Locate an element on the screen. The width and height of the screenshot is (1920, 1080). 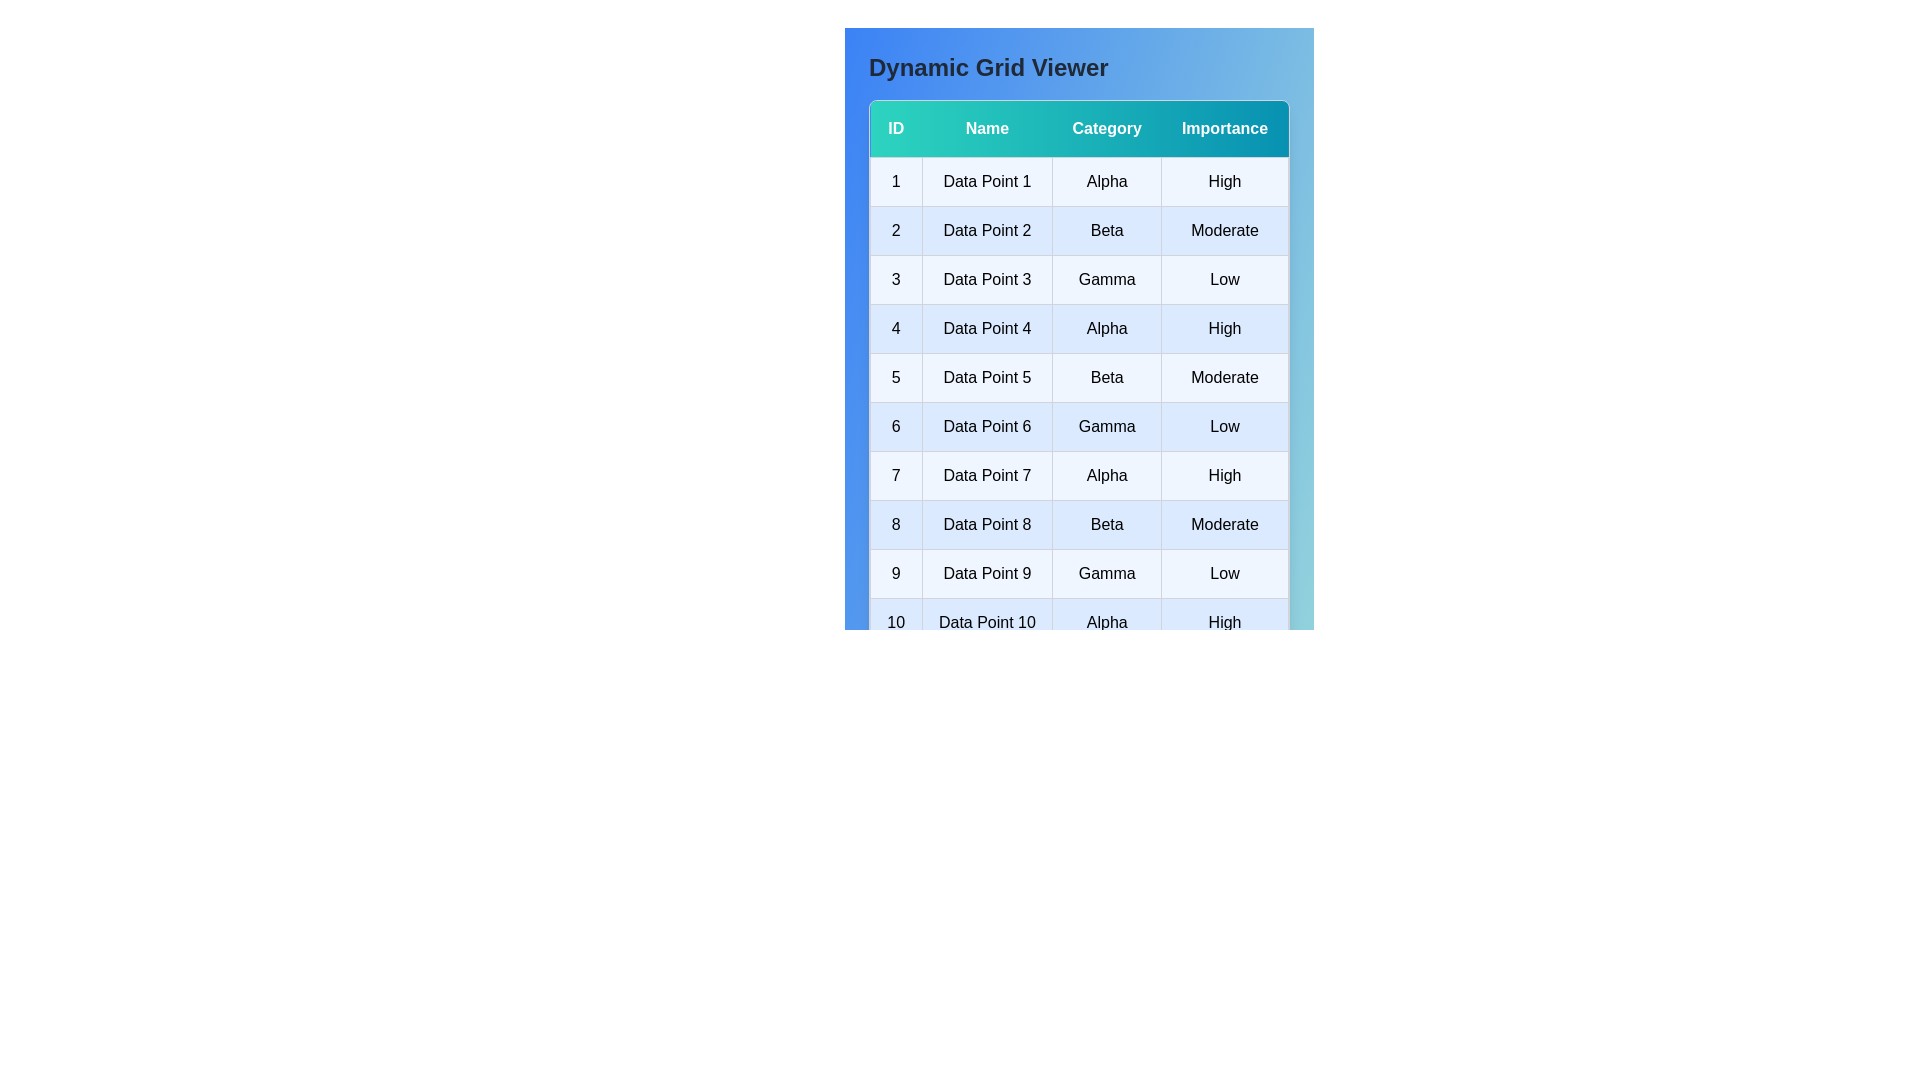
the header labeled 'Importance' to sort the table by the corresponding column is located at coordinates (1223, 129).